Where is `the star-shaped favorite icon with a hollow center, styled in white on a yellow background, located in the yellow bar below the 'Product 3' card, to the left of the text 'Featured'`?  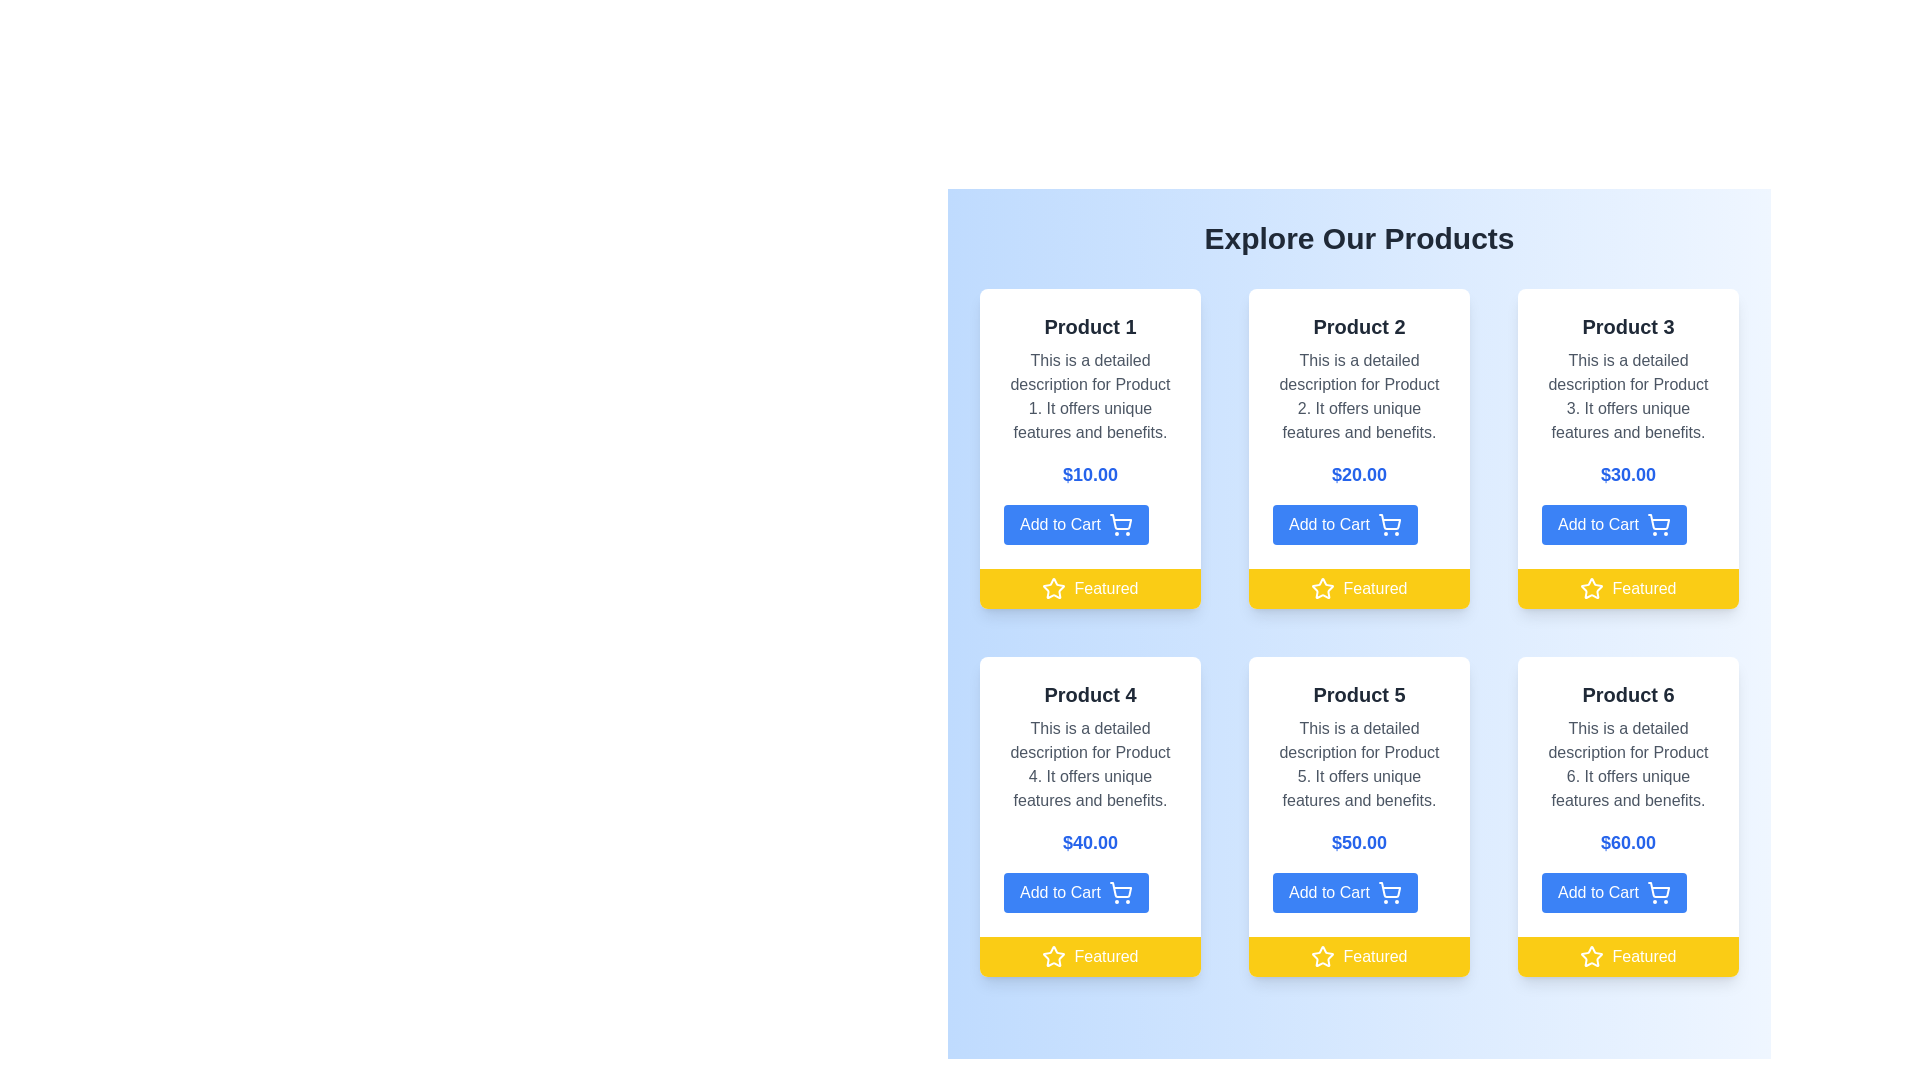
the star-shaped favorite icon with a hollow center, styled in white on a yellow background, located in the yellow bar below the 'Product 3' card, to the left of the text 'Featured' is located at coordinates (1591, 588).